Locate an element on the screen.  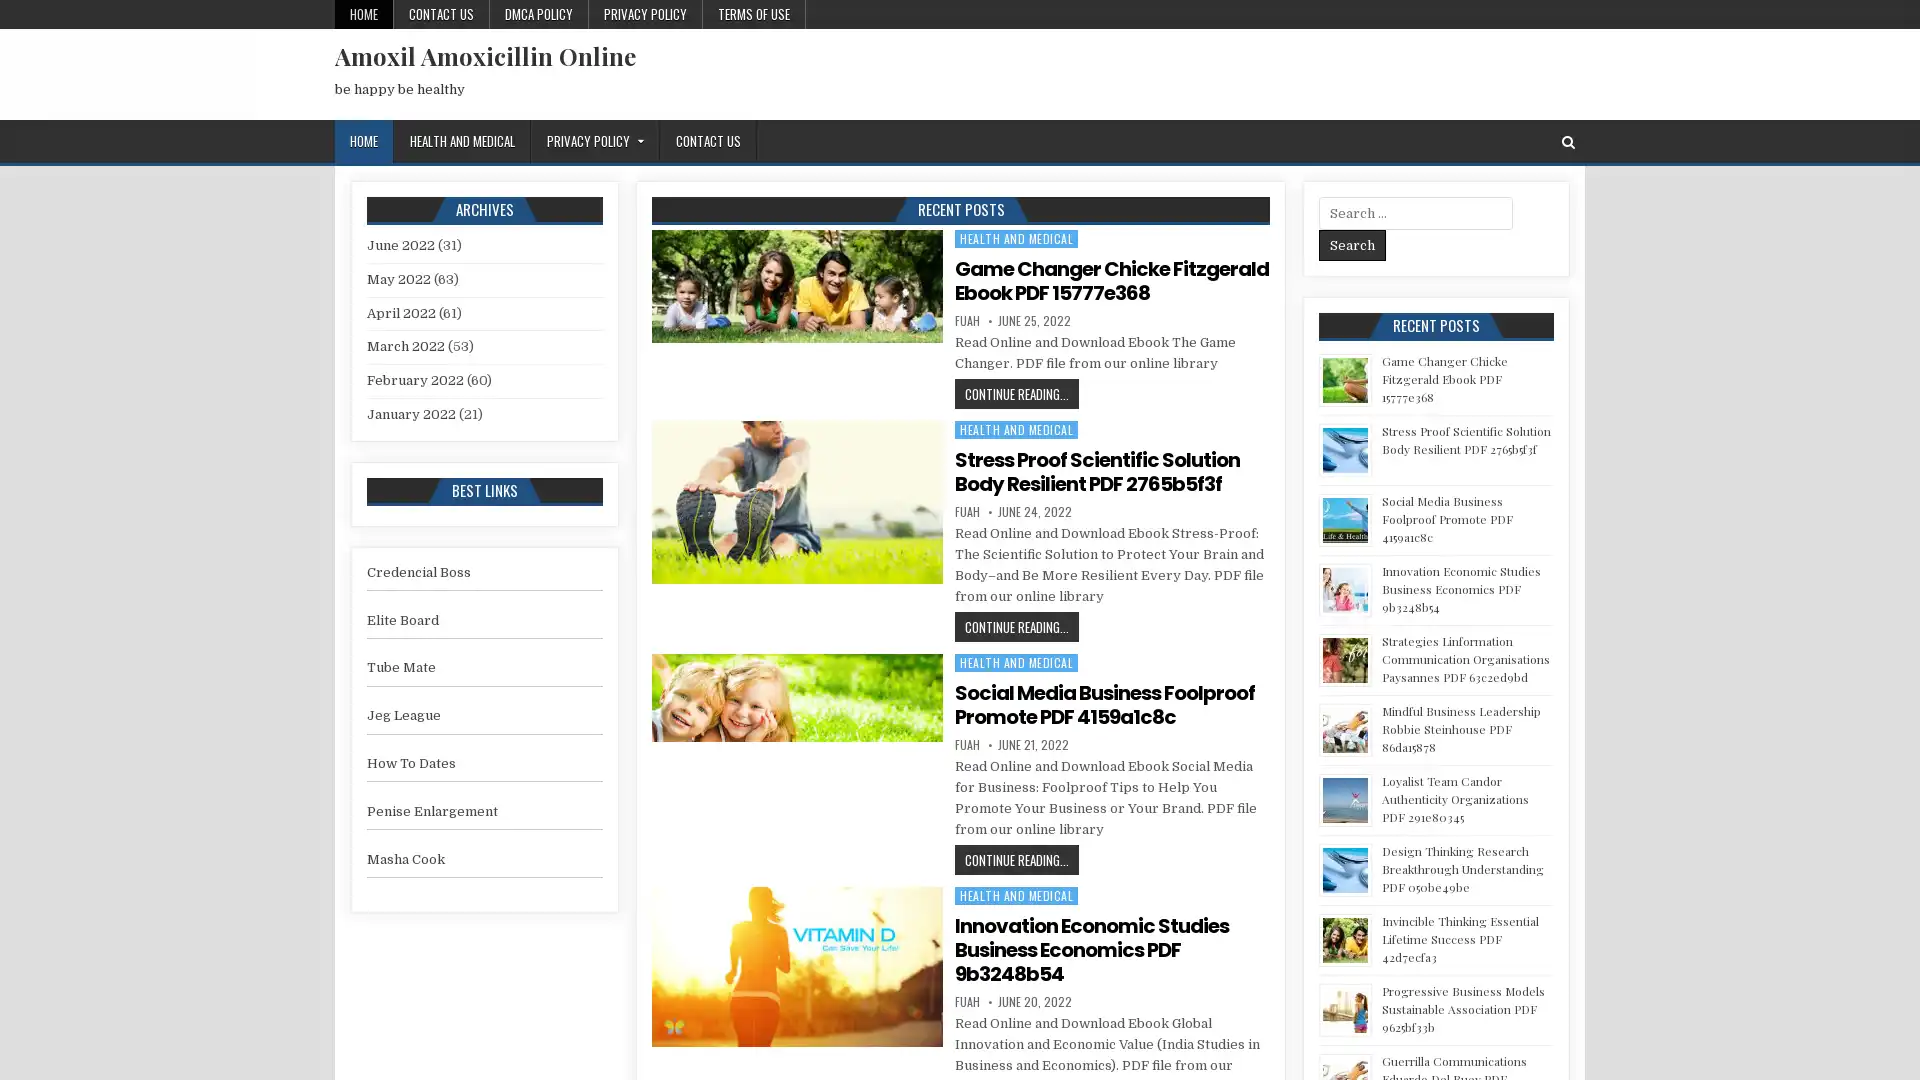
Search is located at coordinates (1351, 244).